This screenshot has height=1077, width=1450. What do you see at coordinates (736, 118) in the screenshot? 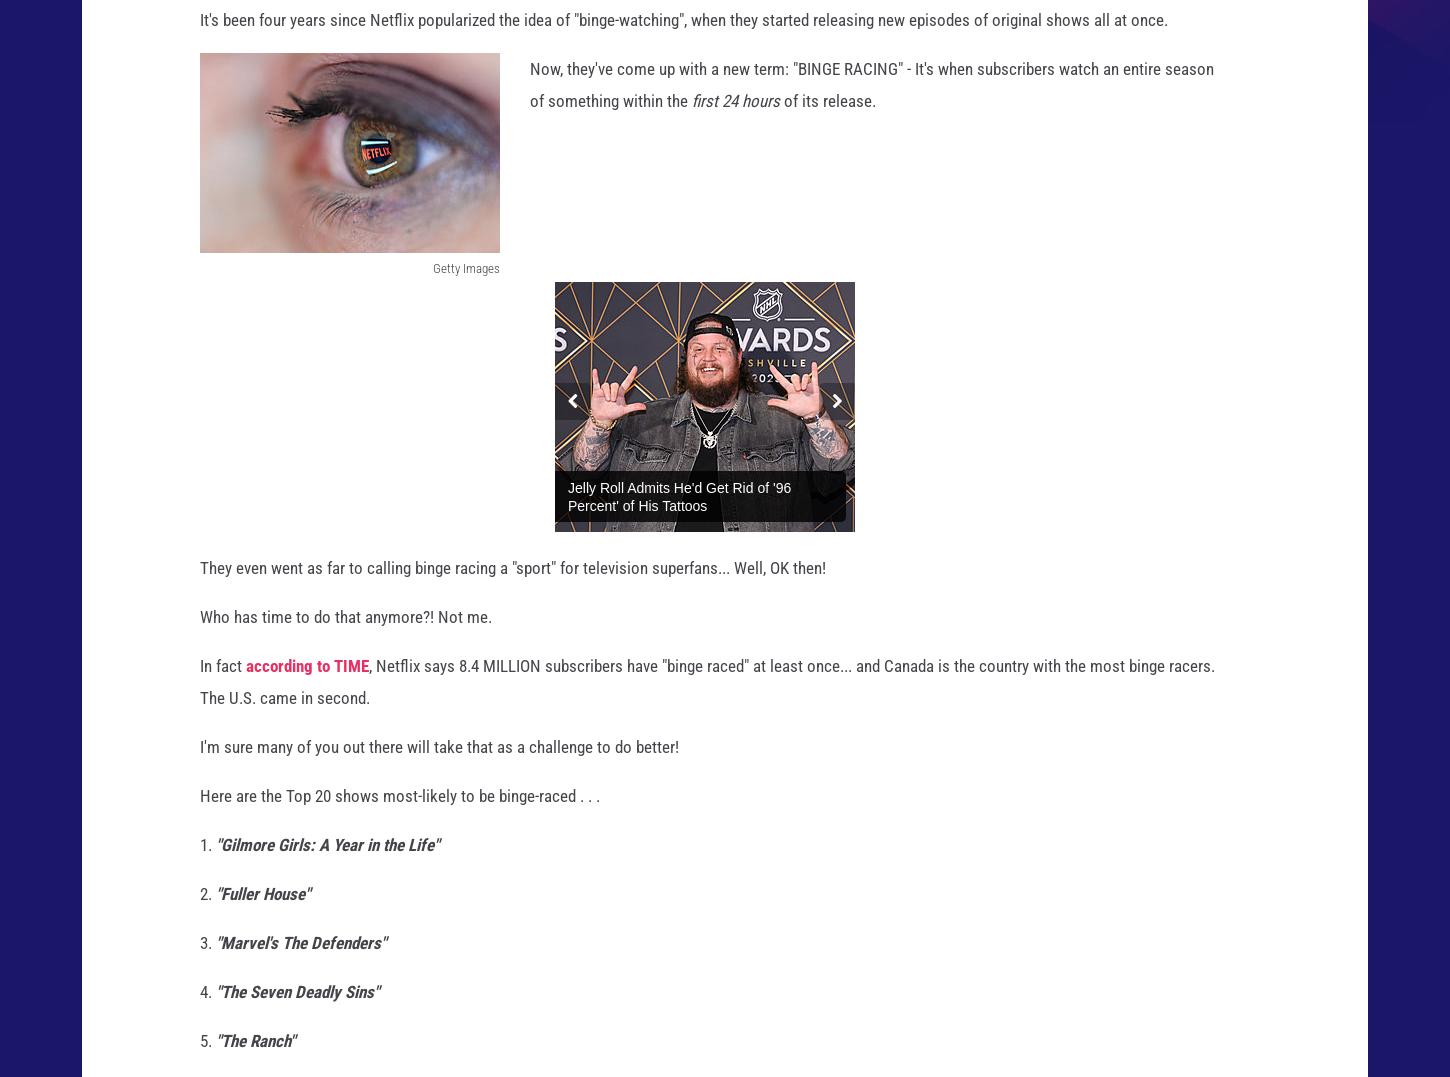
I see `'first 24 hours'` at bounding box center [736, 118].